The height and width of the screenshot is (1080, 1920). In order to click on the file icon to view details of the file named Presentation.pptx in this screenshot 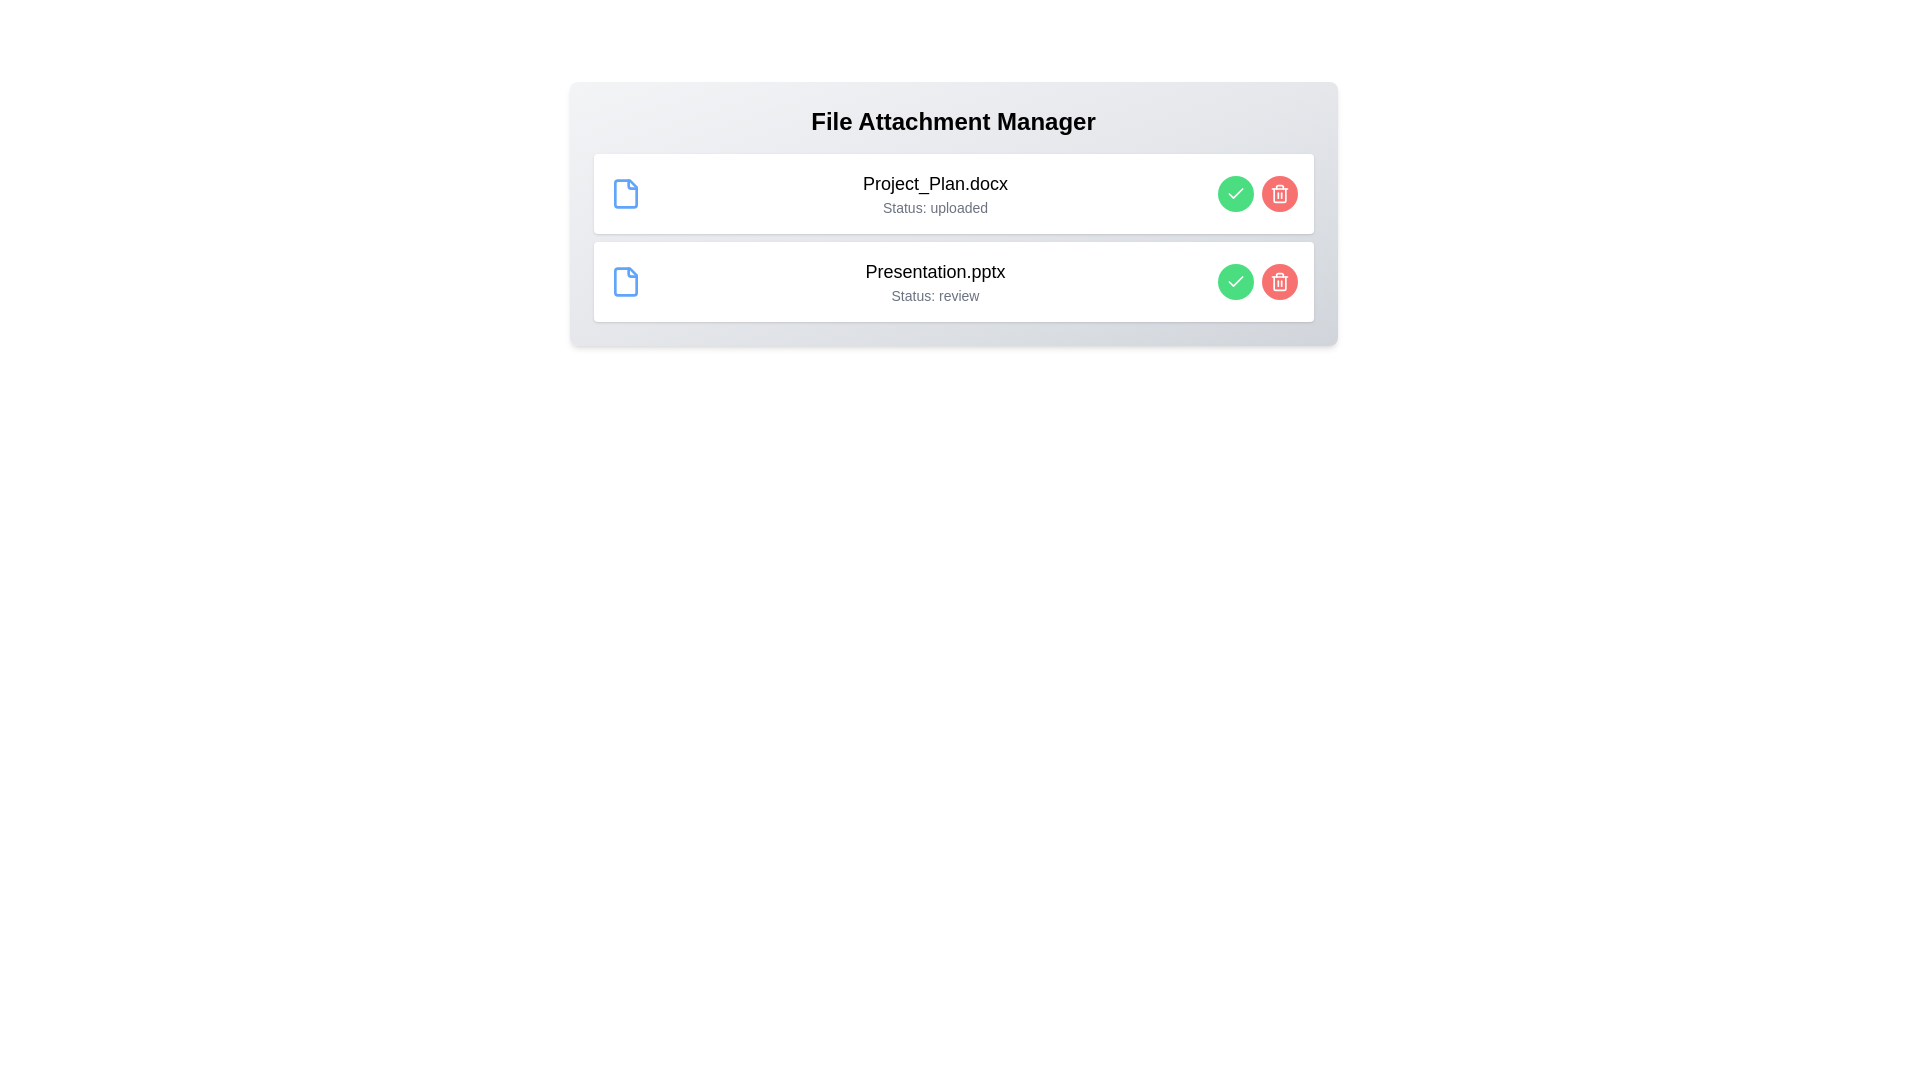, I will do `click(624, 281)`.